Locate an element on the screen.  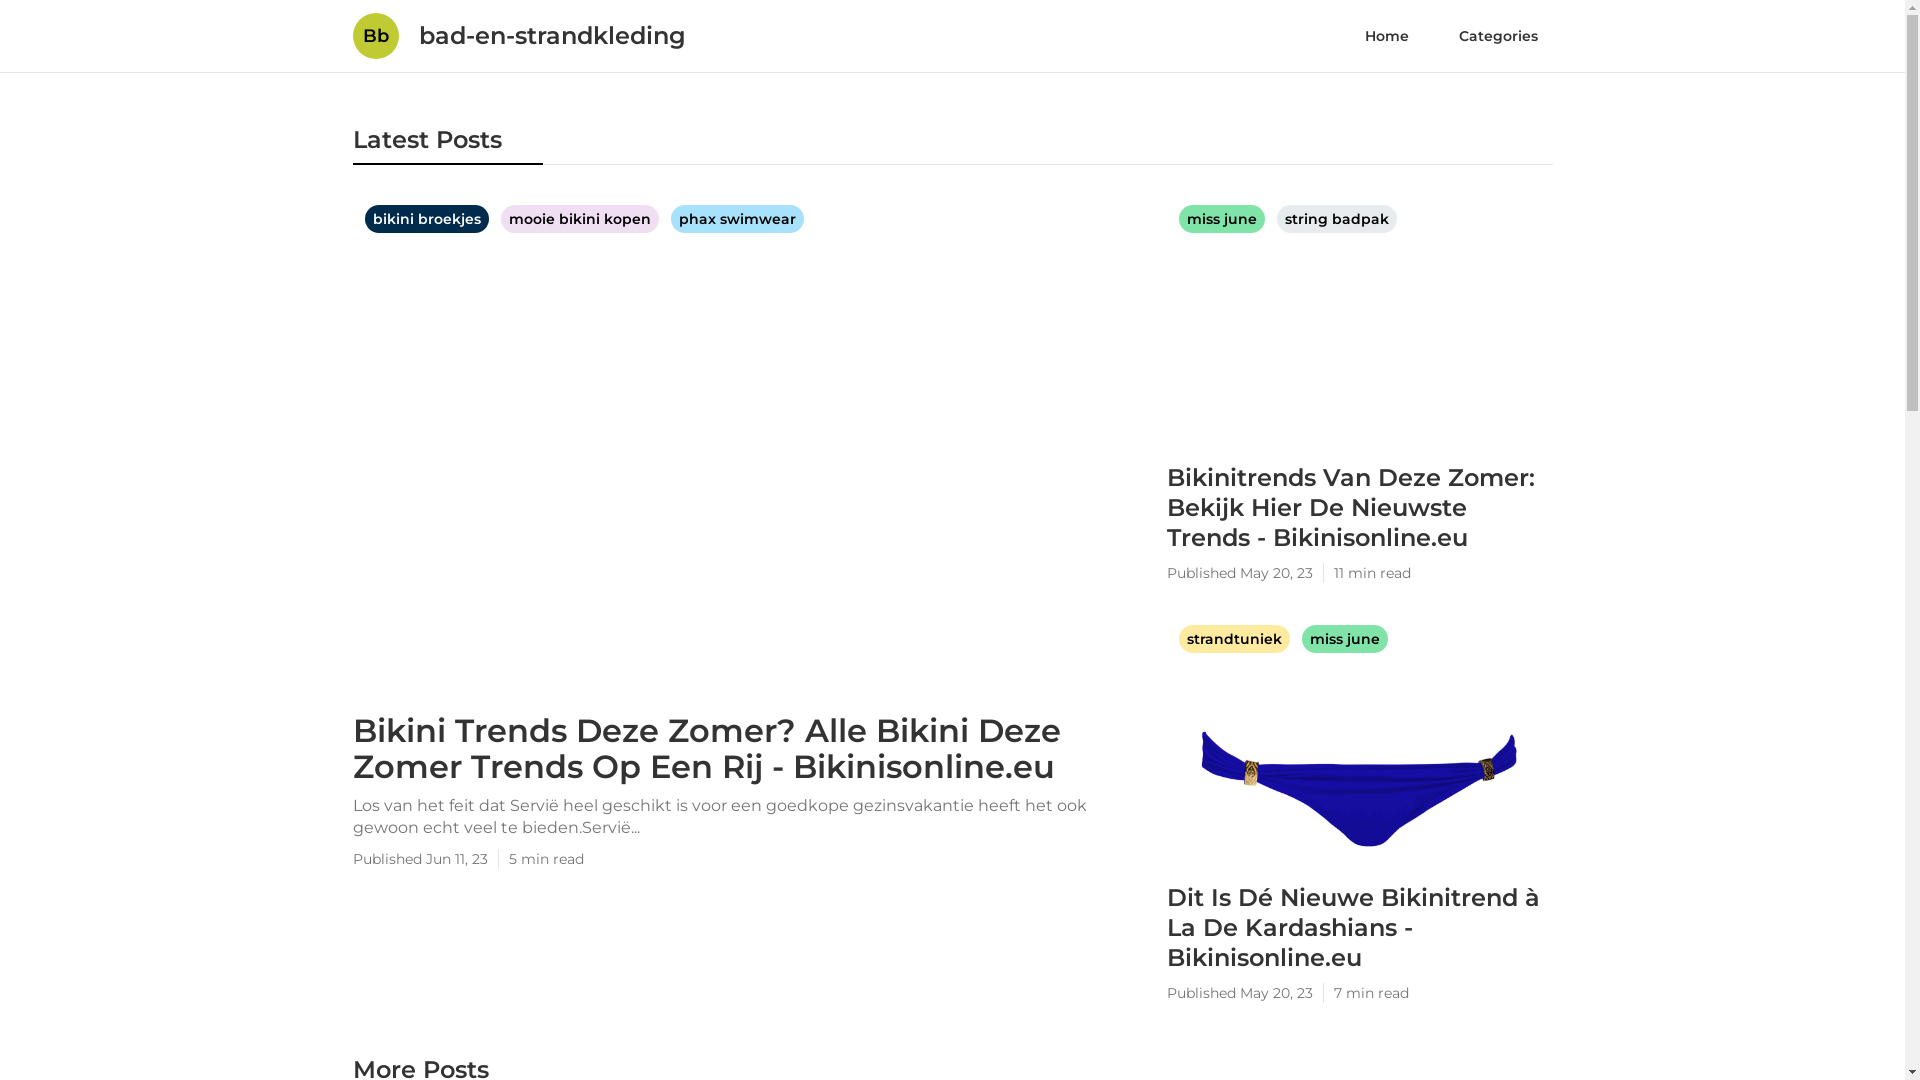
'bikini broekjes' is located at coordinates (426, 219).